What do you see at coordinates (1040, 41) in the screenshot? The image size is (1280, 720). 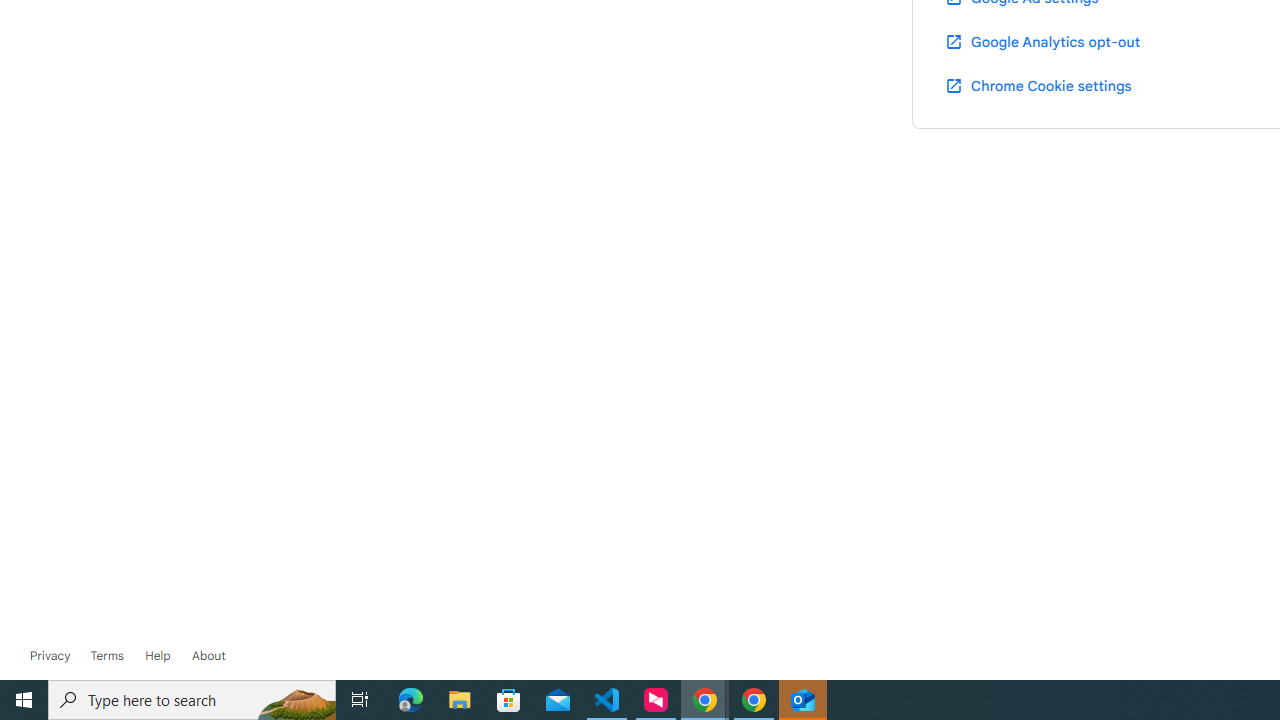 I see `'Google Analytics opt-out'` at bounding box center [1040, 41].